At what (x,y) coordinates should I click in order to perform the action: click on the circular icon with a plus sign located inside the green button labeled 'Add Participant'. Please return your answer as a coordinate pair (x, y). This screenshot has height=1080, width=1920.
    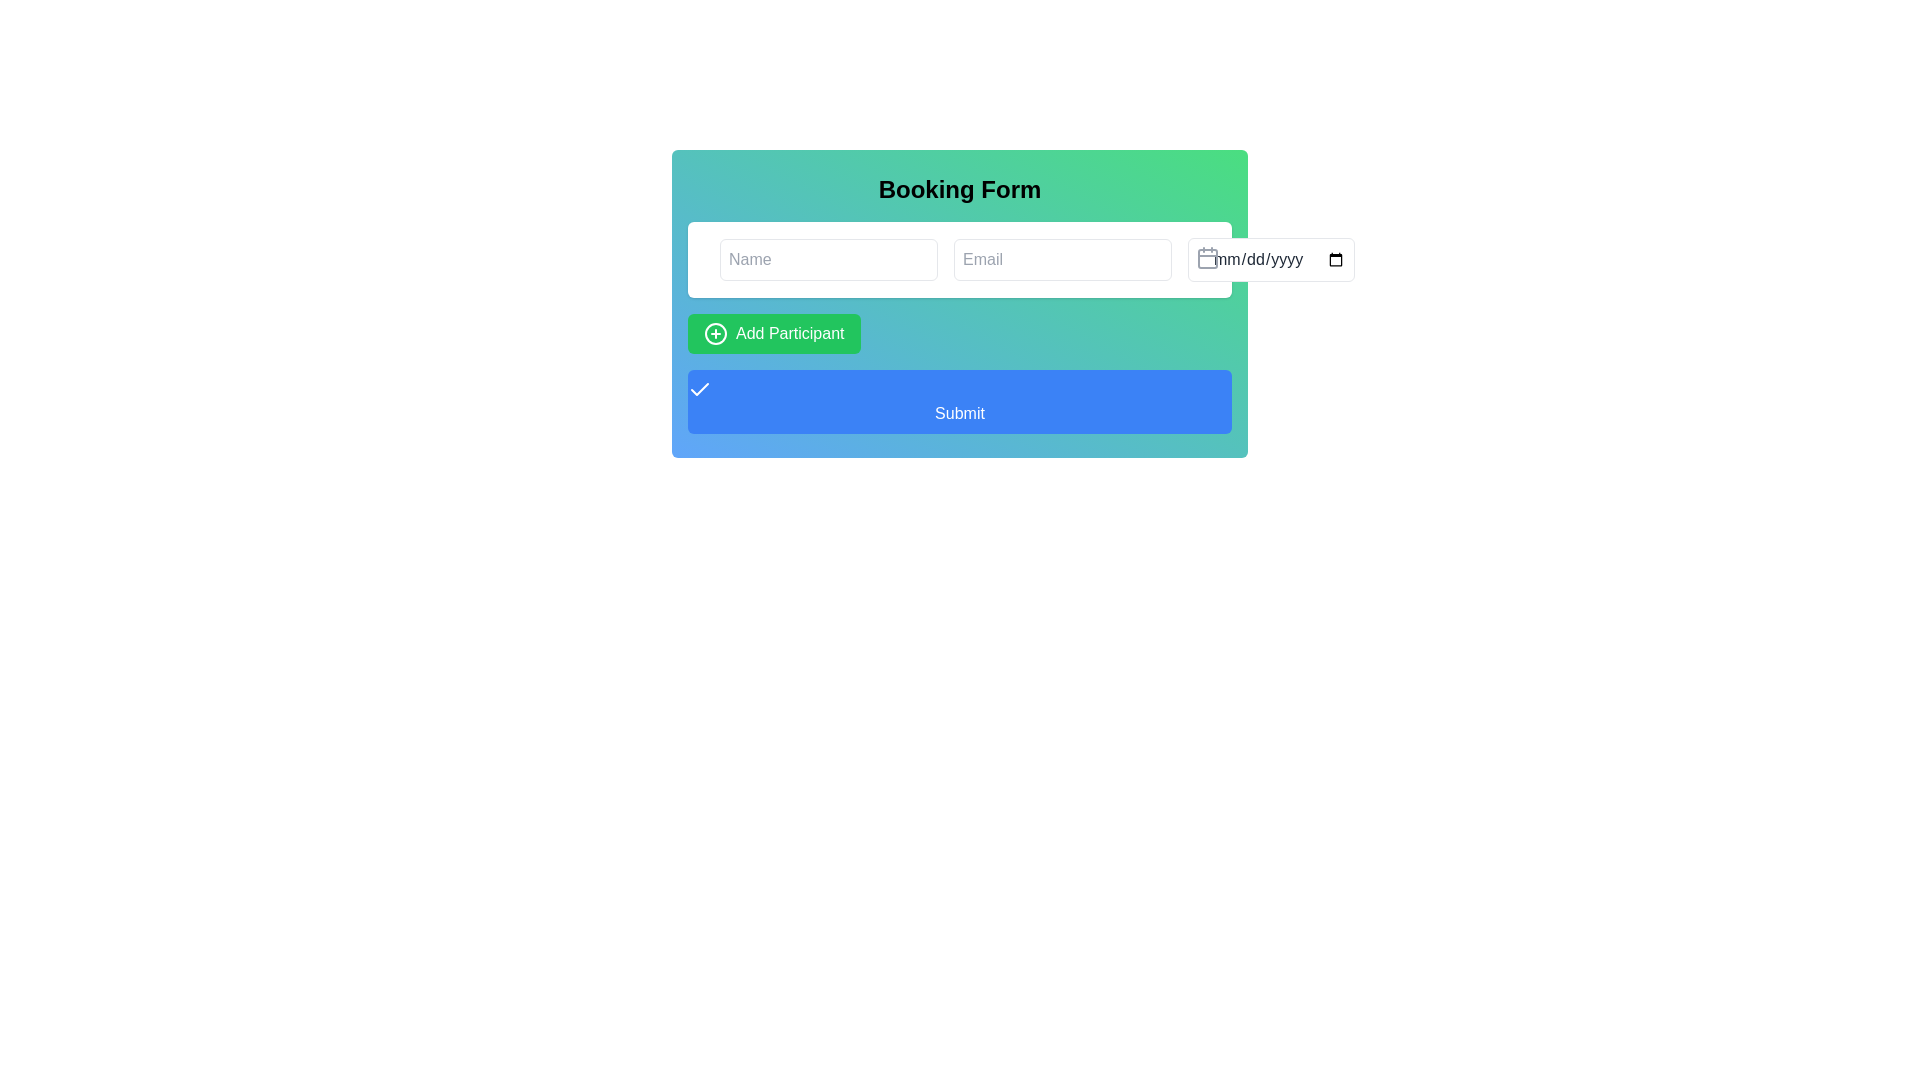
    Looking at the image, I should click on (715, 333).